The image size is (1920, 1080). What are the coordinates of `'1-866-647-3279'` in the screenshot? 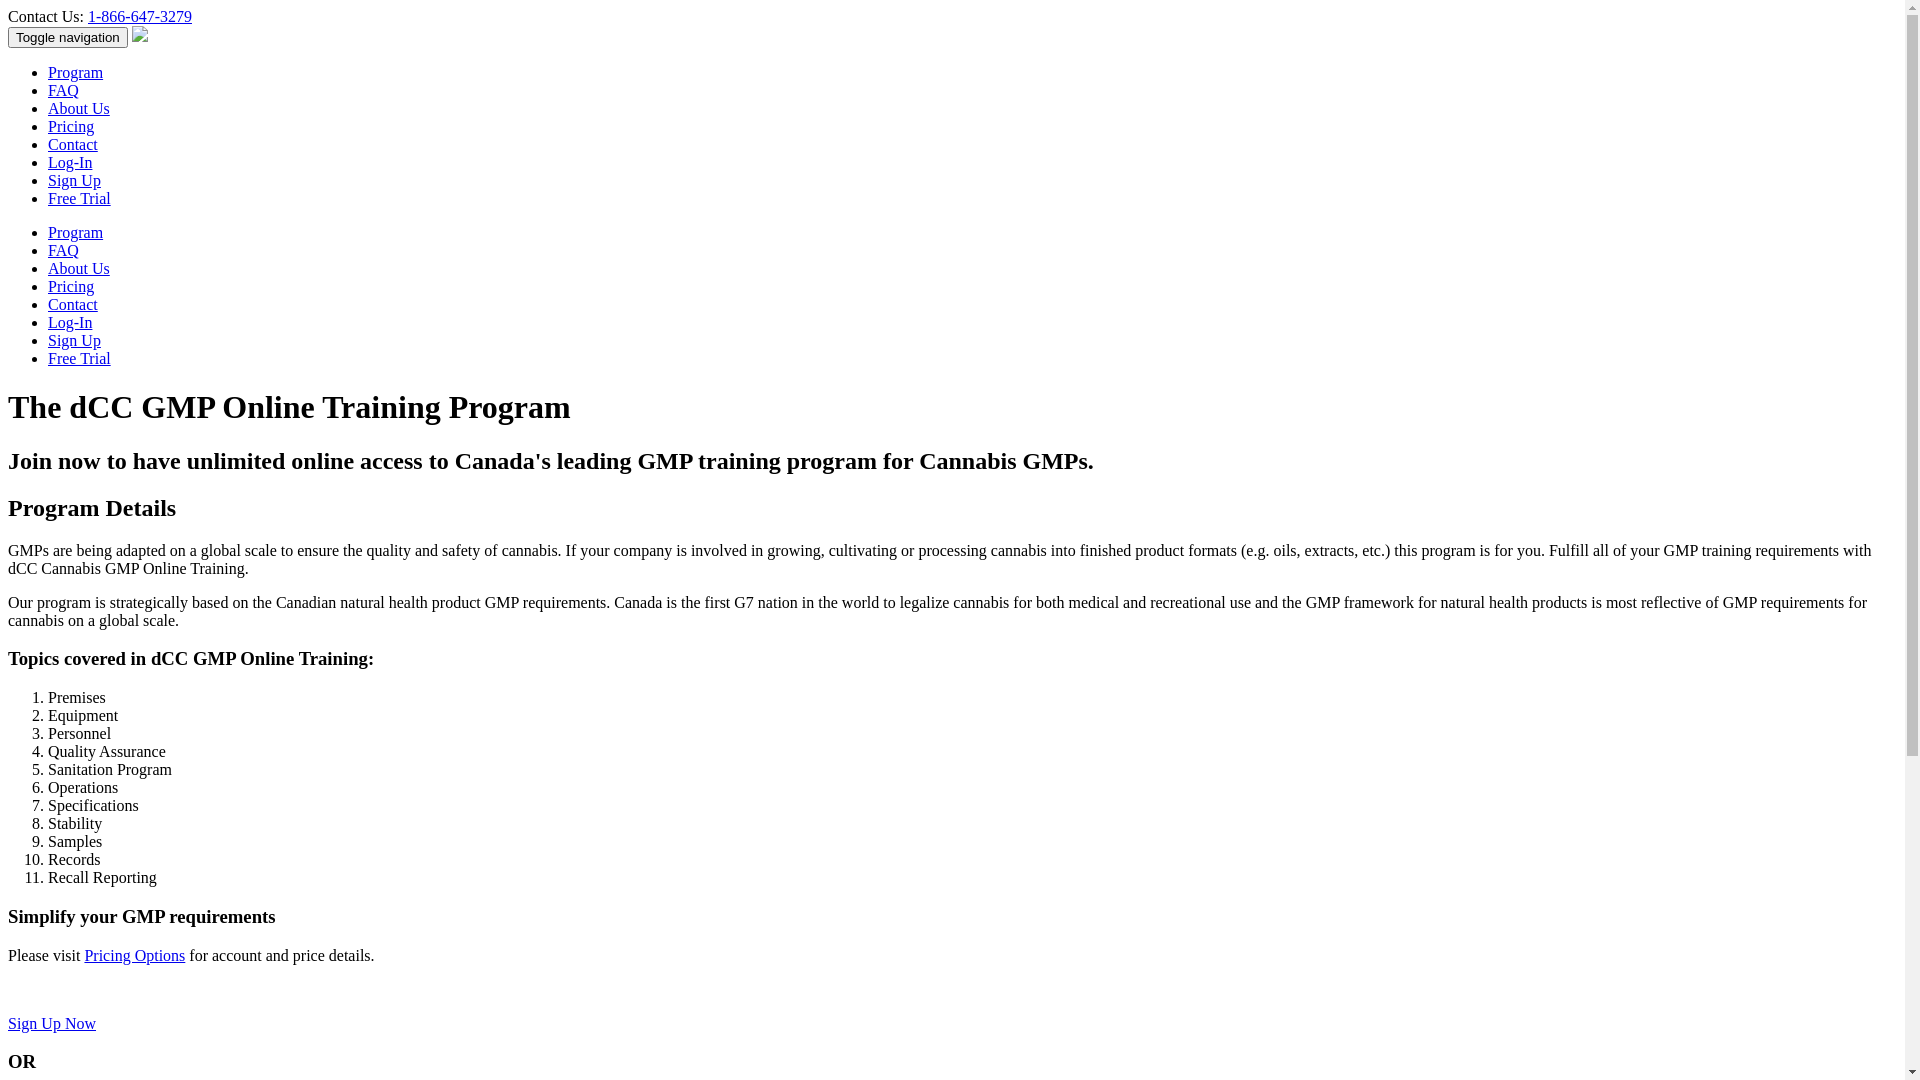 It's located at (138, 16).